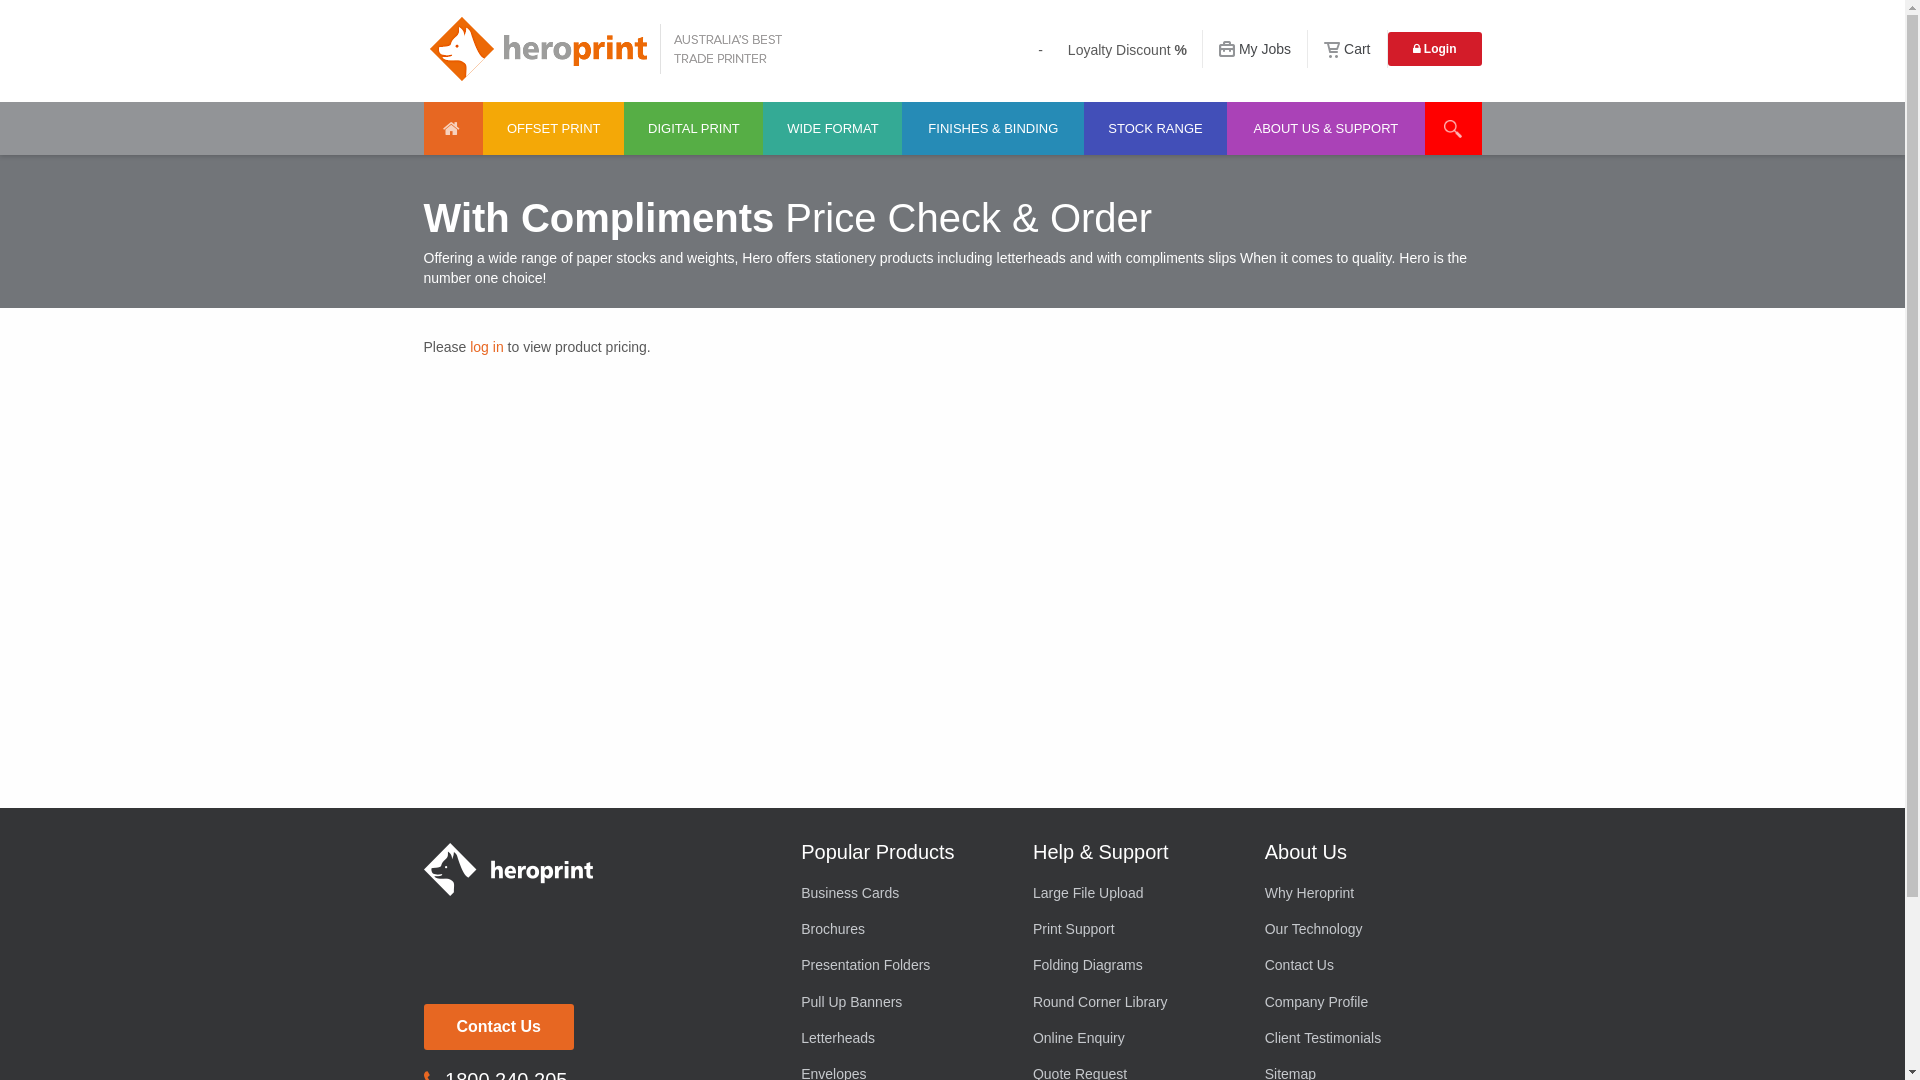 The width and height of the screenshot is (1920, 1080). What do you see at coordinates (453, 128) in the screenshot?
I see `'HOME'` at bounding box center [453, 128].